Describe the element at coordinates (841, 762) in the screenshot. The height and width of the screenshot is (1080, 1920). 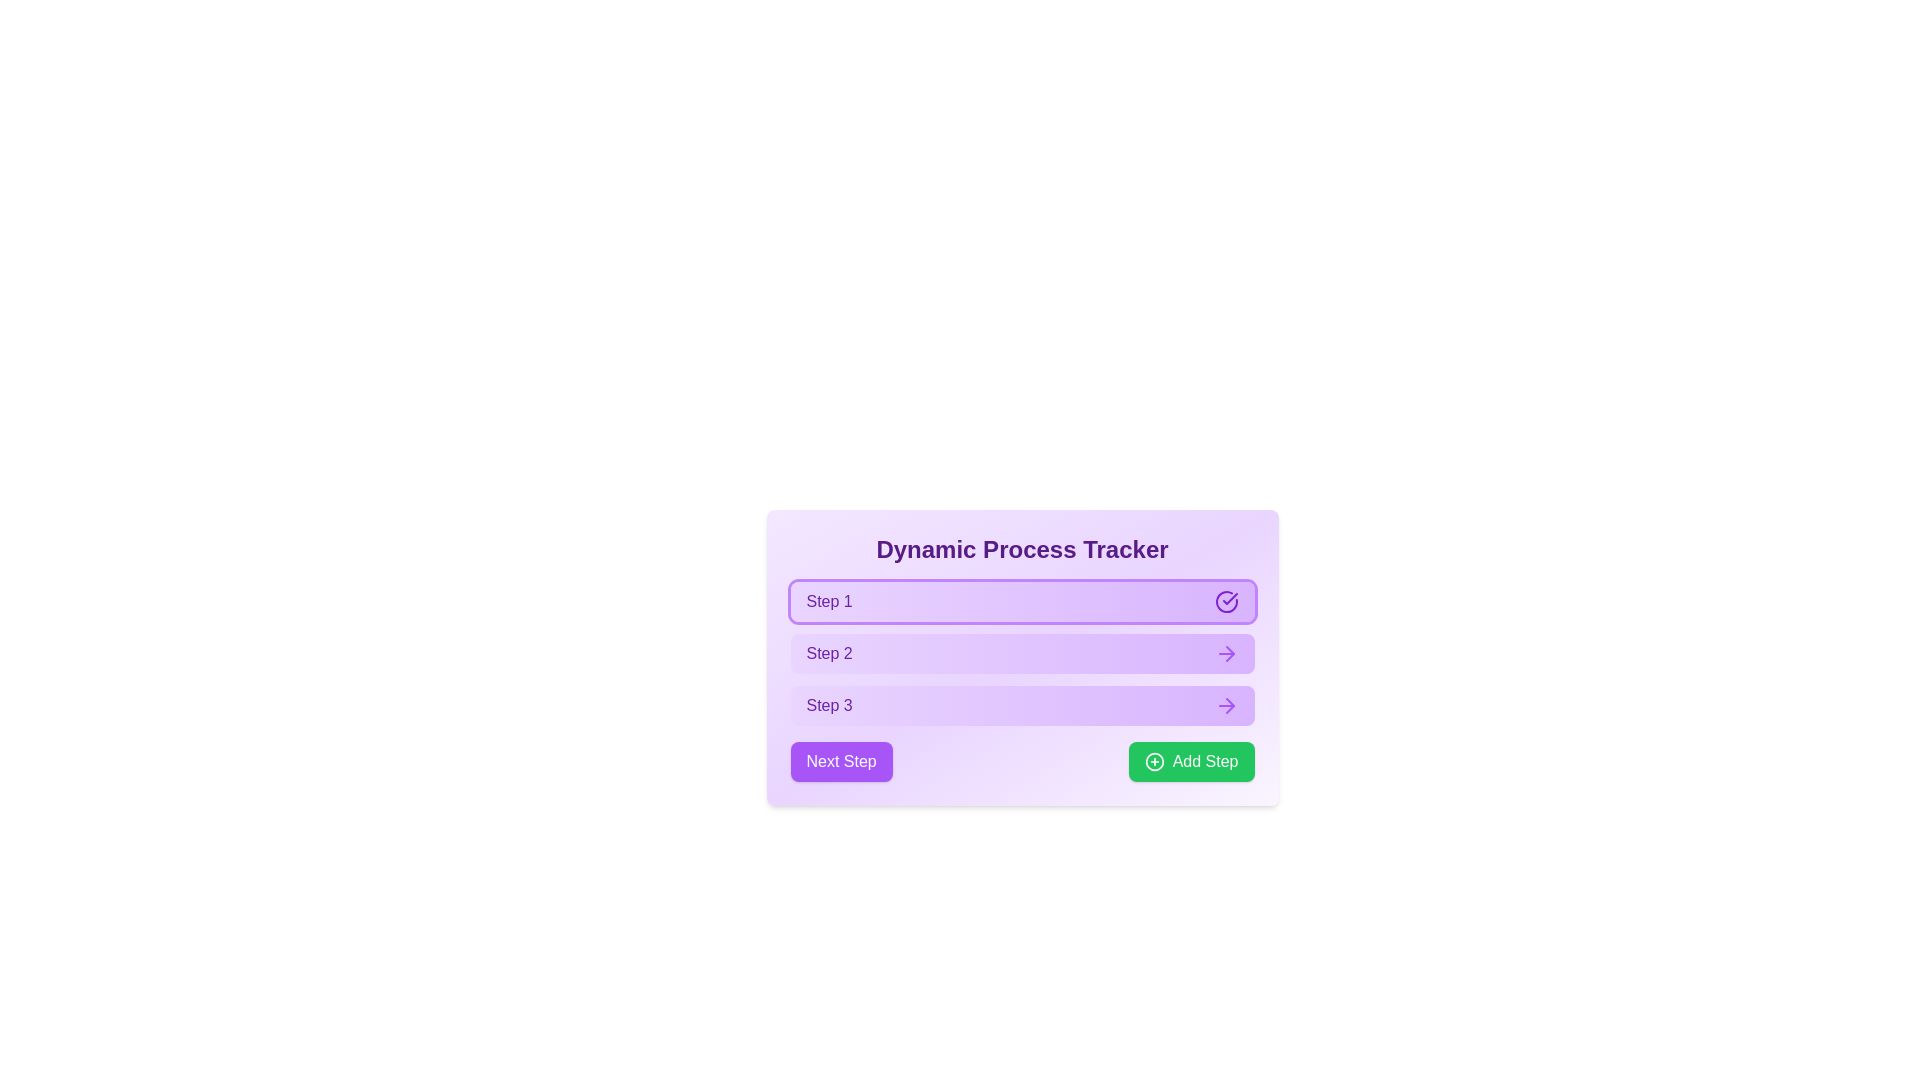
I see `the button that initiates the next step in a sequential process, located on the left side of a grouping of buttons, adjacent to the 'Add Step' green button` at that location.